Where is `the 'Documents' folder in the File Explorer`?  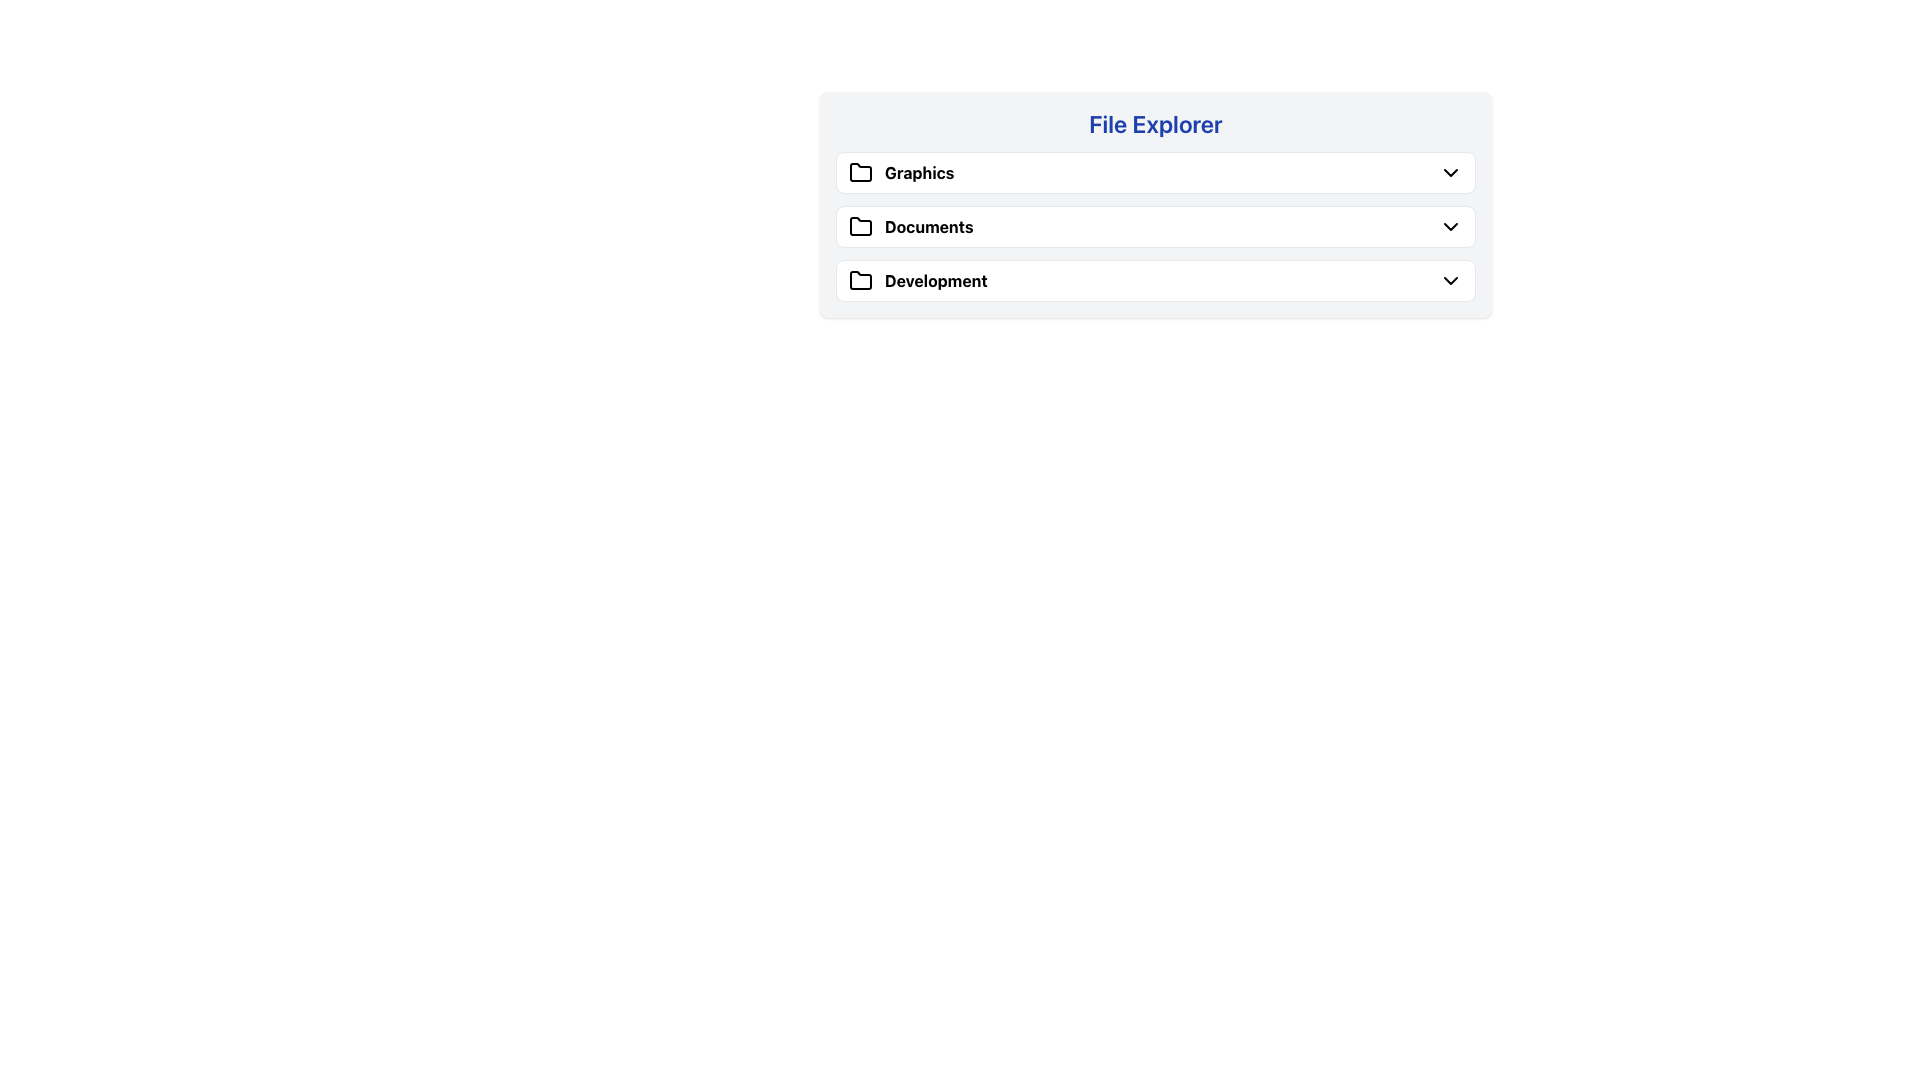
the 'Documents' folder in the File Explorer is located at coordinates (1156, 226).